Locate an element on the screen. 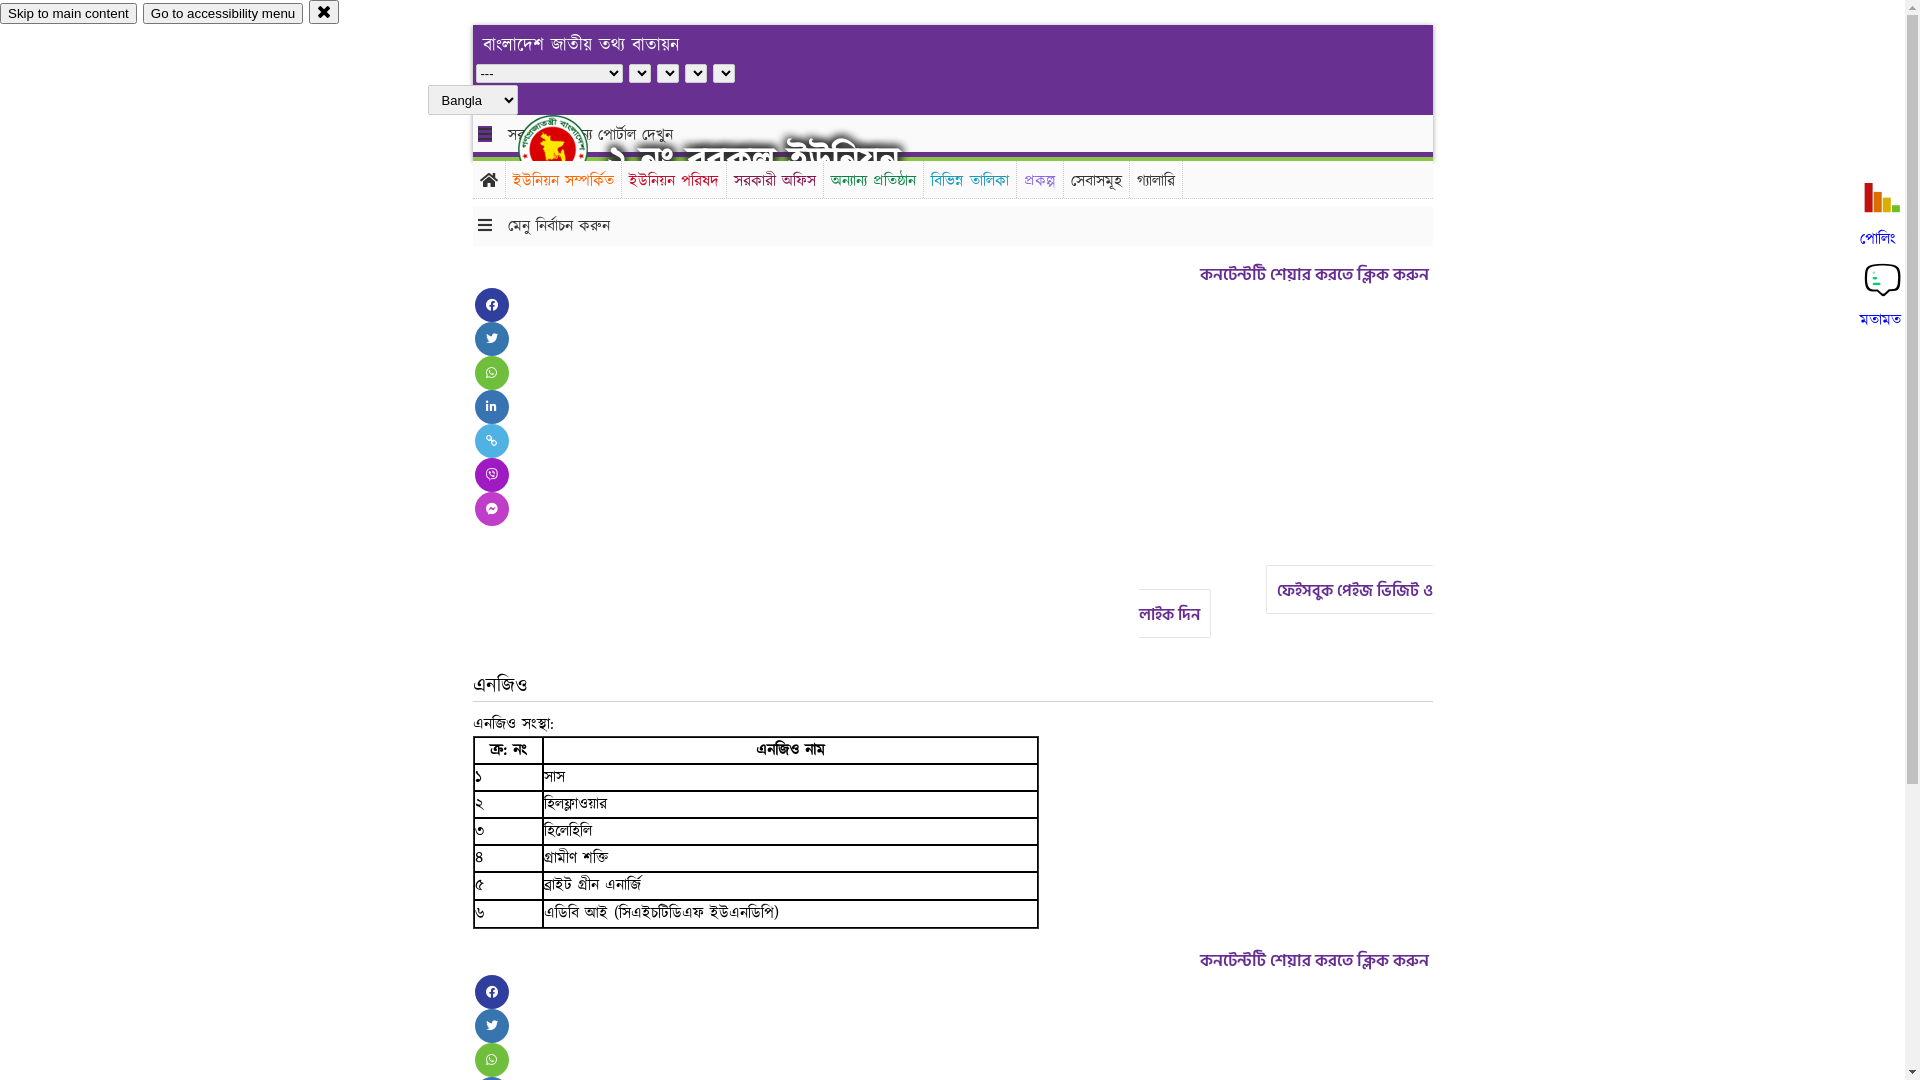 The image size is (1920, 1080). 'close' is located at coordinates (307, 11).